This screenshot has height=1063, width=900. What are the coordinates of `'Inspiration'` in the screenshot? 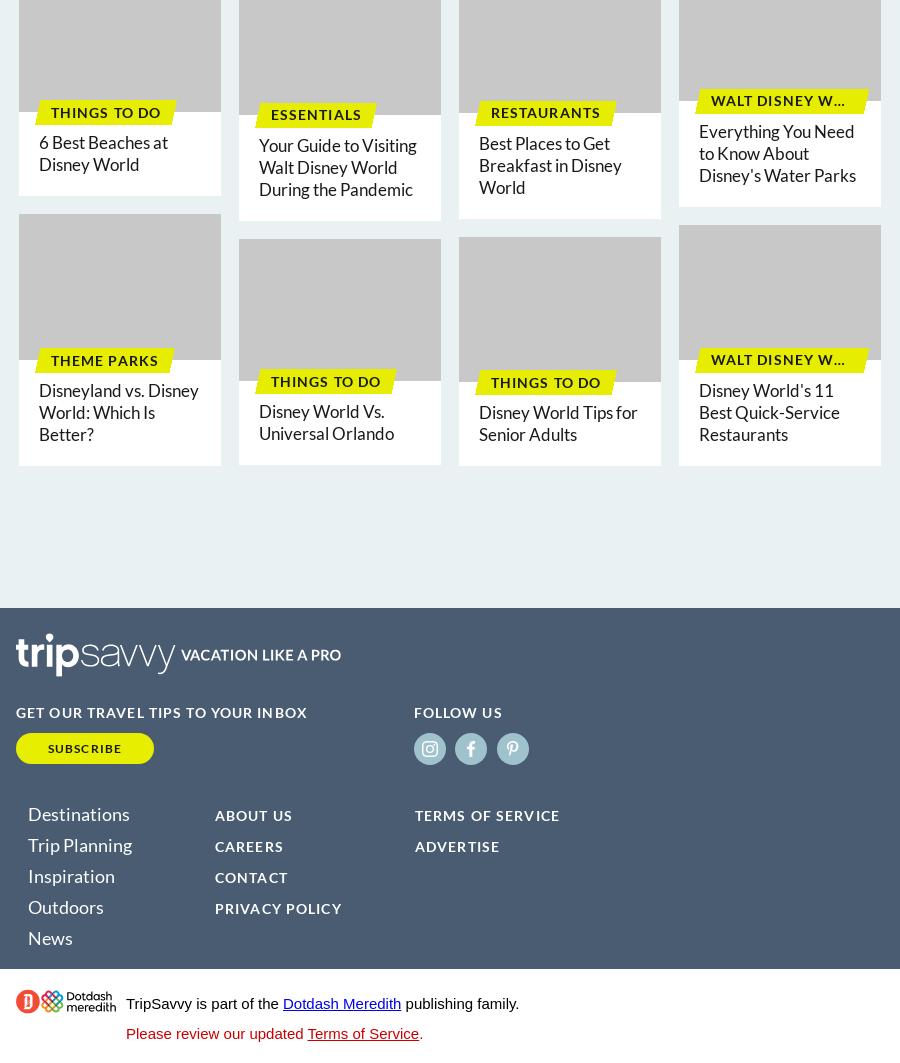 It's located at (26, 873).